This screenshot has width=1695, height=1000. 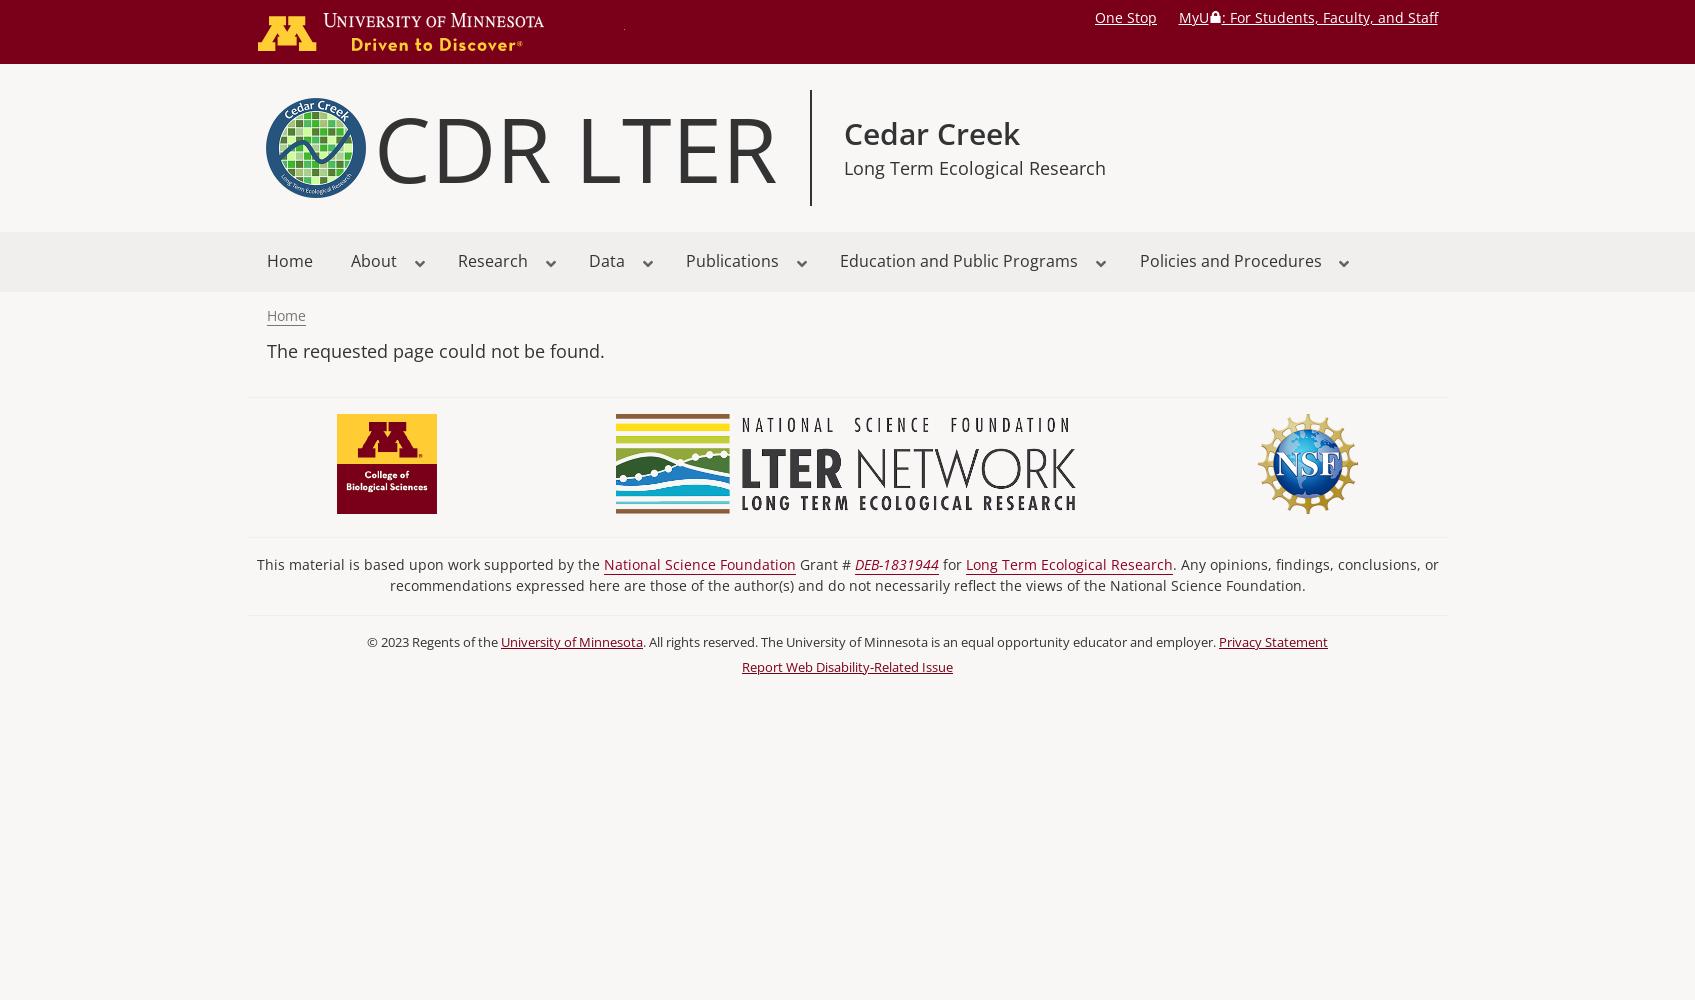 I want to click on 'Publications', so click(x=731, y=261).